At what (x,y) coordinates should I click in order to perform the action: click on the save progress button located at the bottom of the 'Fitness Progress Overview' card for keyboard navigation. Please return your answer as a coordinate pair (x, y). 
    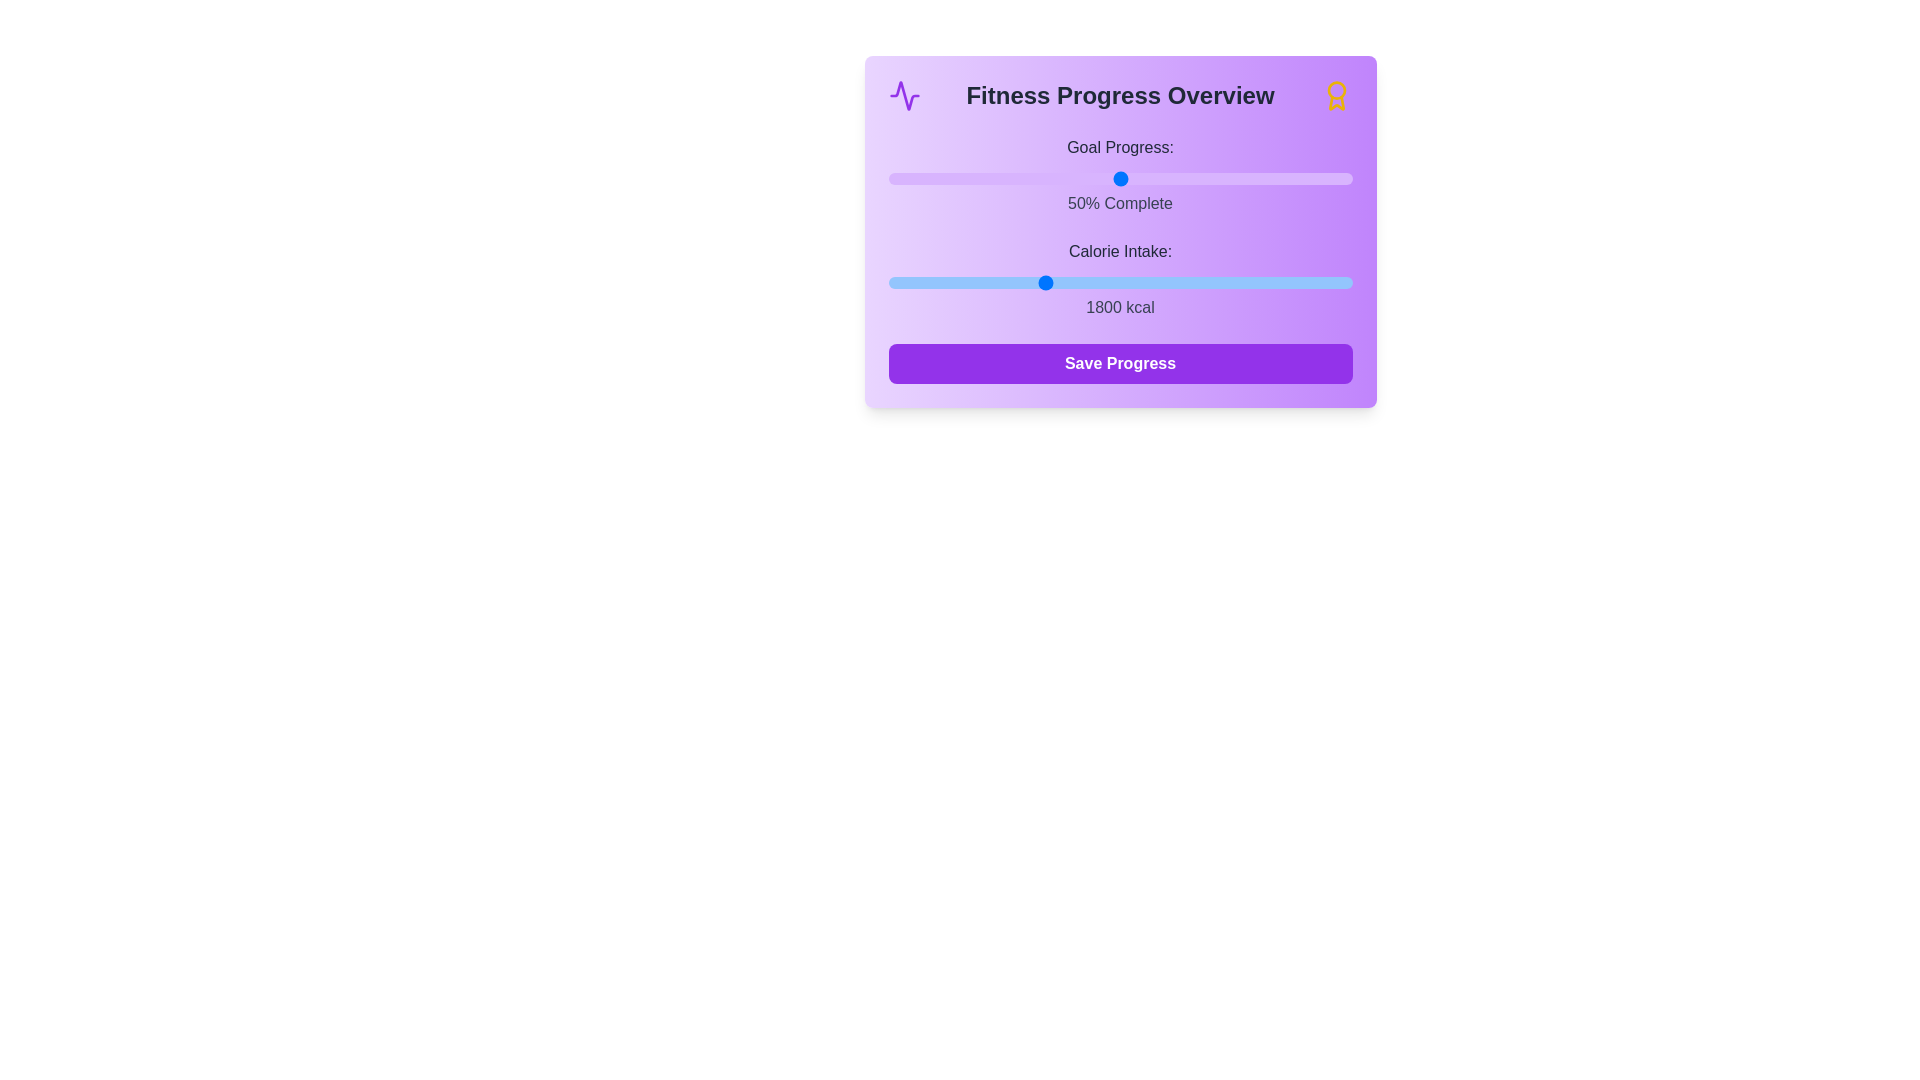
    Looking at the image, I should click on (1120, 363).